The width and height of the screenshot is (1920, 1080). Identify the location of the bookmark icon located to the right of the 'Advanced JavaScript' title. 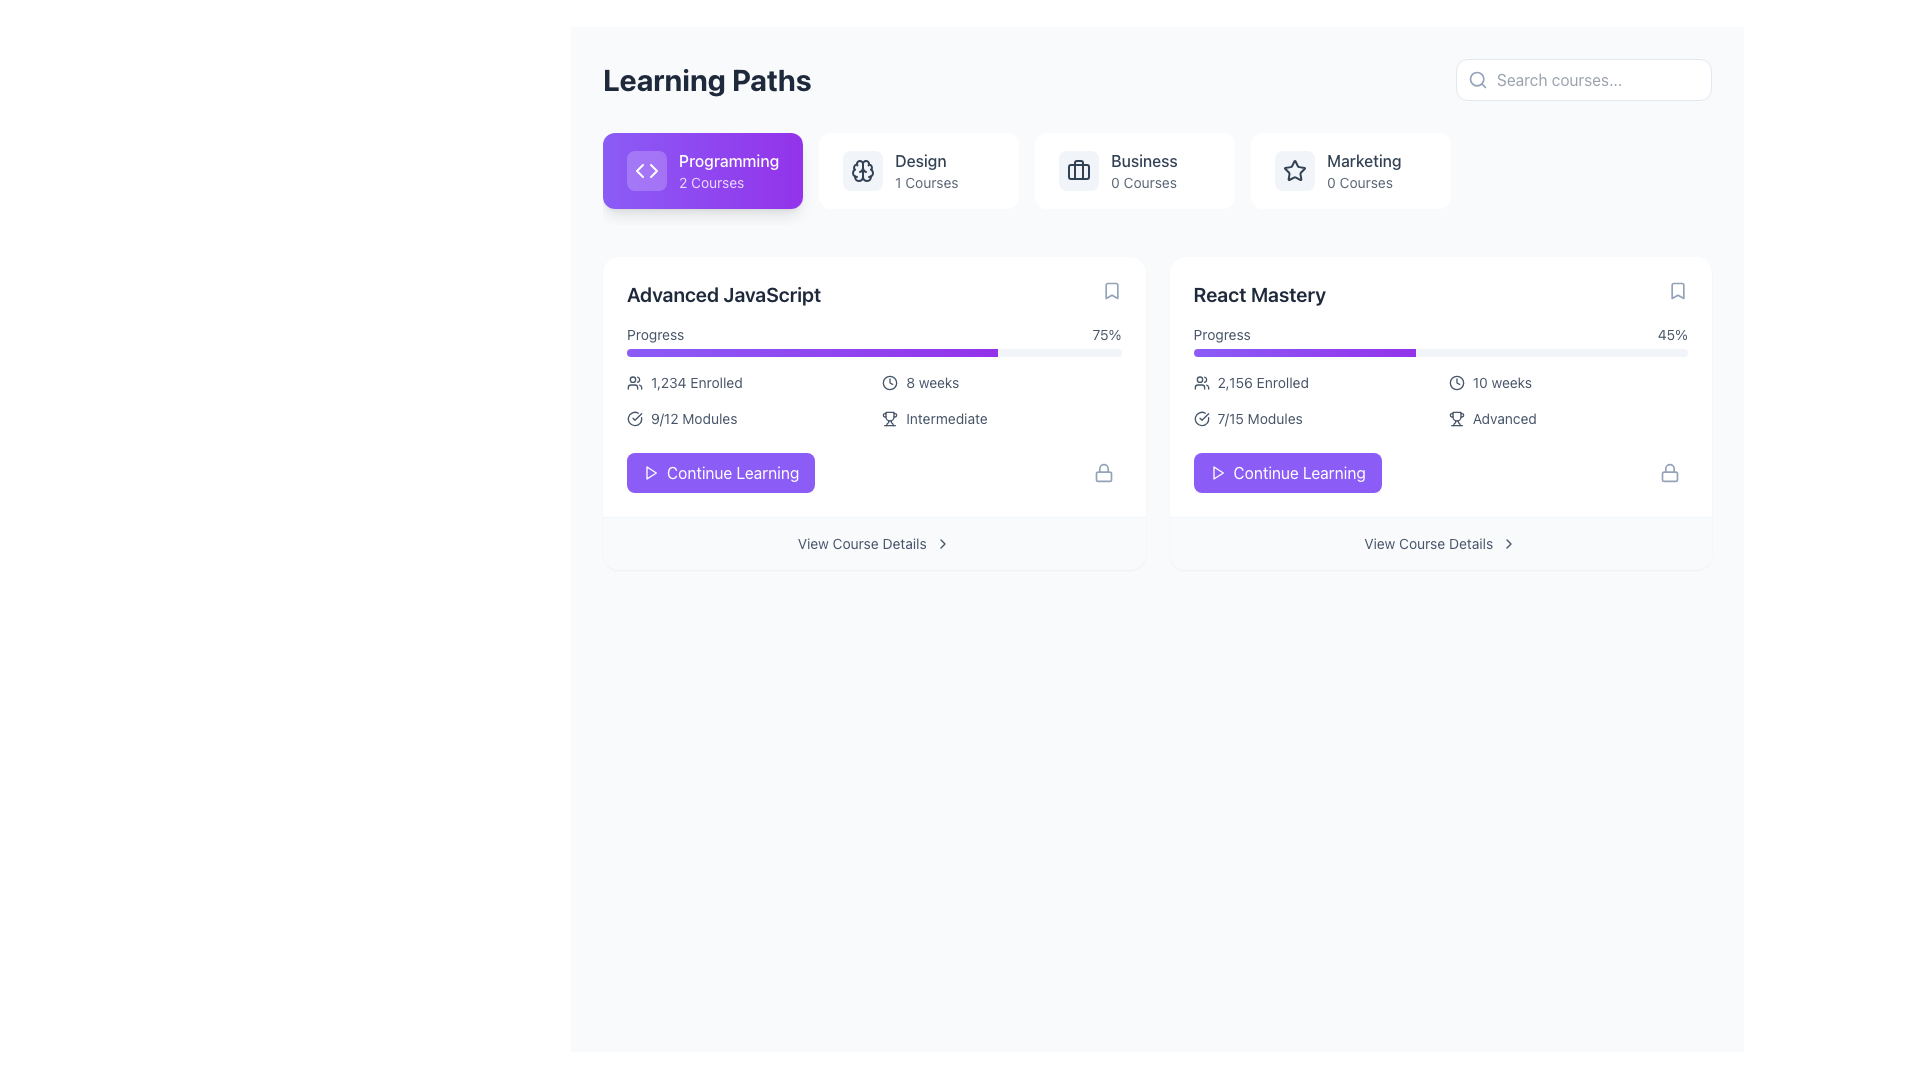
(1110, 290).